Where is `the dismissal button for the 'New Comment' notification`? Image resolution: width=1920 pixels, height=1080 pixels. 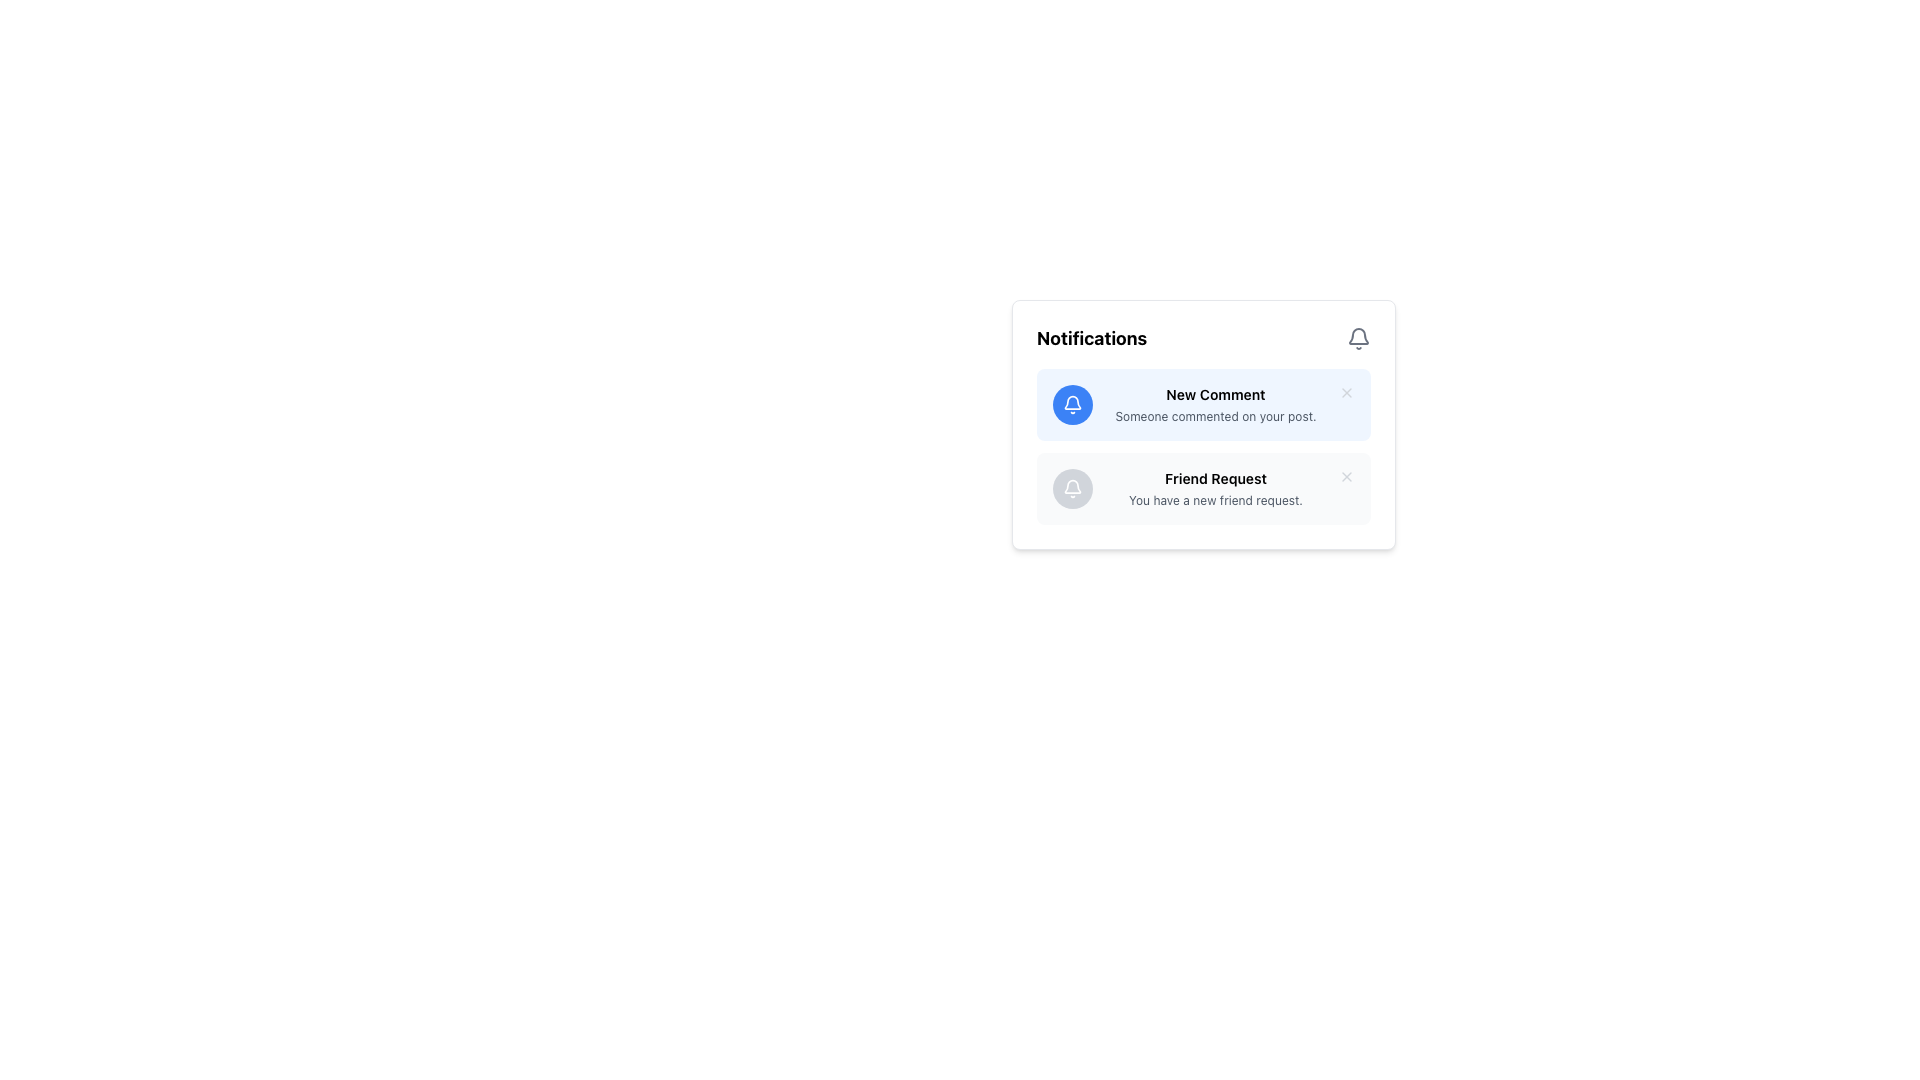 the dismissal button for the 'New Comment' notification is located at coordinates (1347, 393).